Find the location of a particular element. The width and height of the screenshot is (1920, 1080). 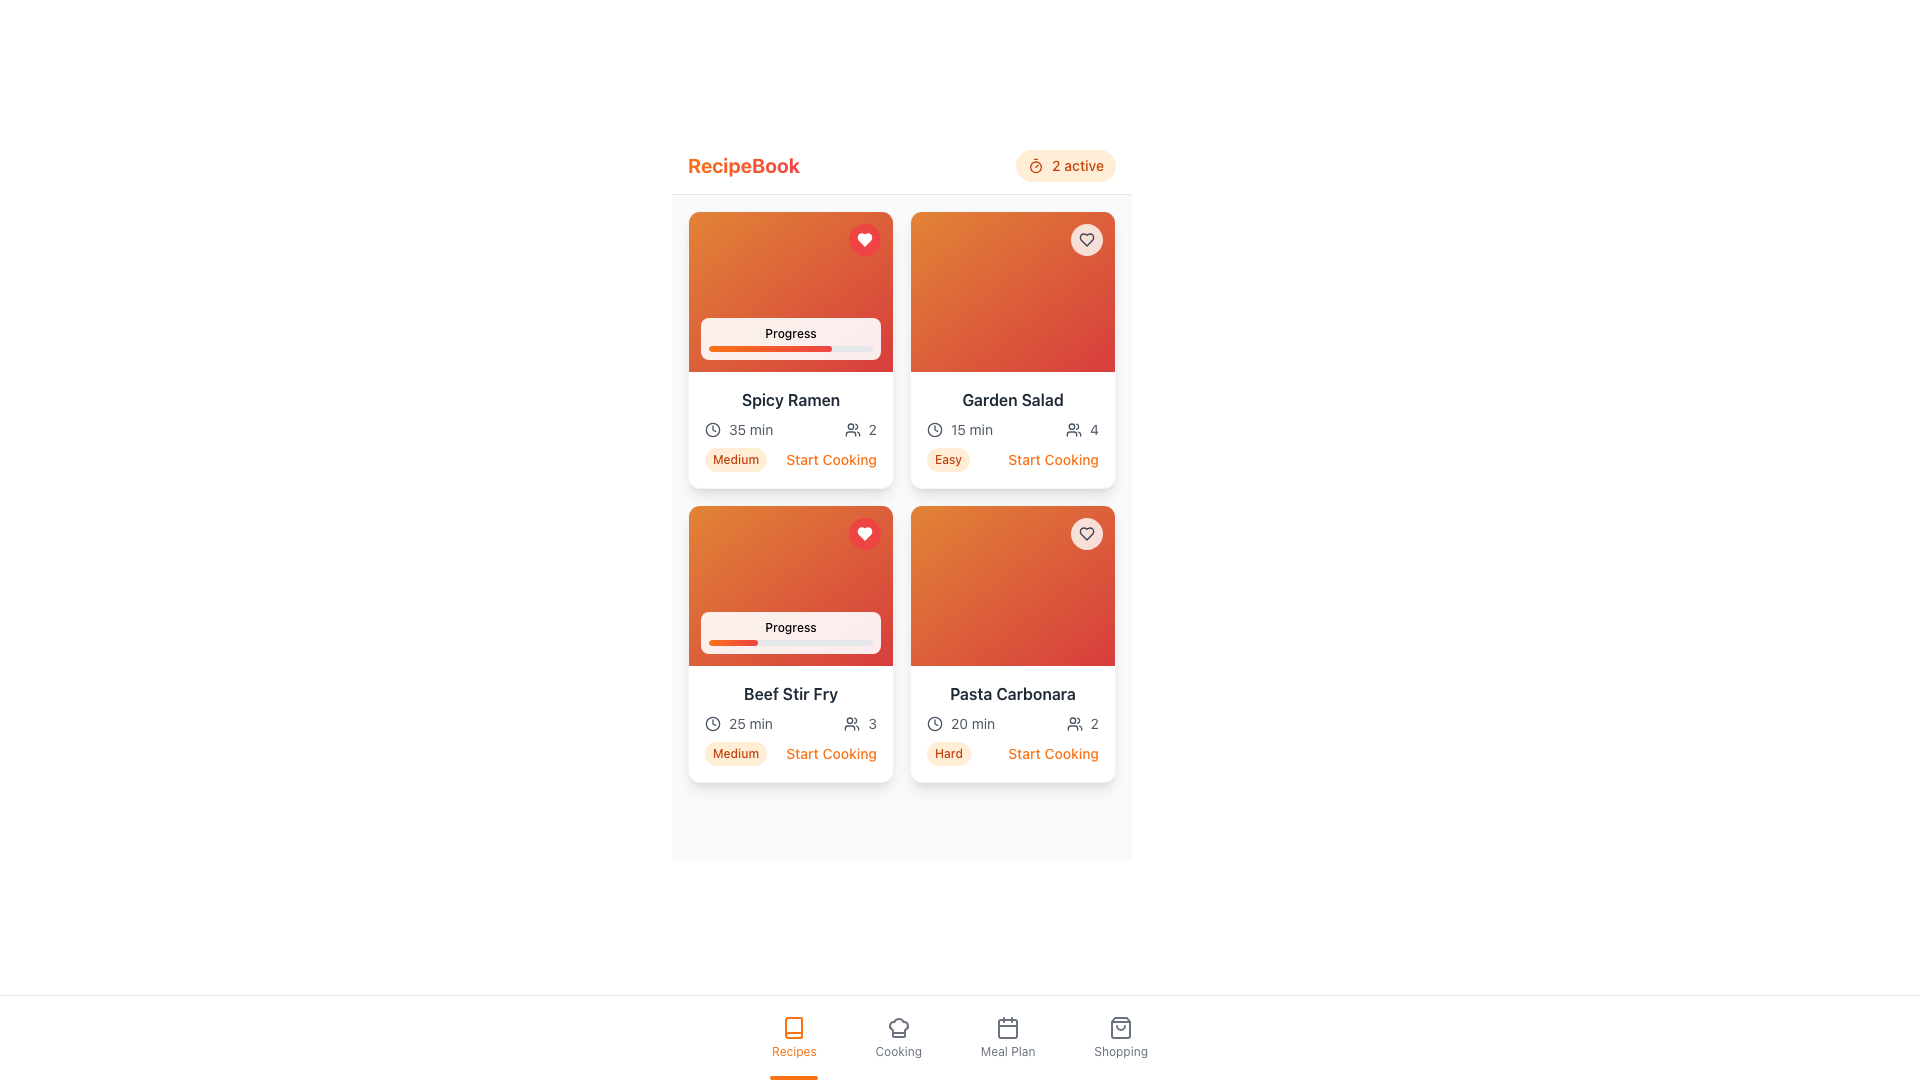

the chef hat icon in the navigation bar is located at coordinates (897, 1028).